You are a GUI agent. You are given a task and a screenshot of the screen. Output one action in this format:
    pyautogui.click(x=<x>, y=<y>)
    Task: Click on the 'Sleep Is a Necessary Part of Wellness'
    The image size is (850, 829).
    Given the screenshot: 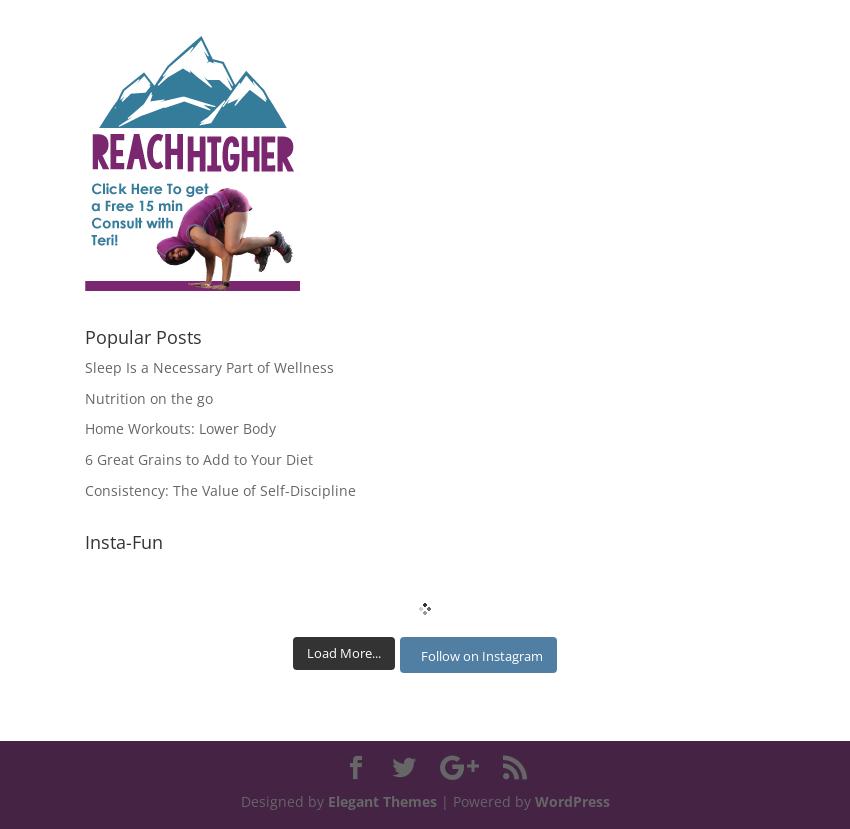 What is the action you would take?
    pyautogui.click(x=208, y=365)
    